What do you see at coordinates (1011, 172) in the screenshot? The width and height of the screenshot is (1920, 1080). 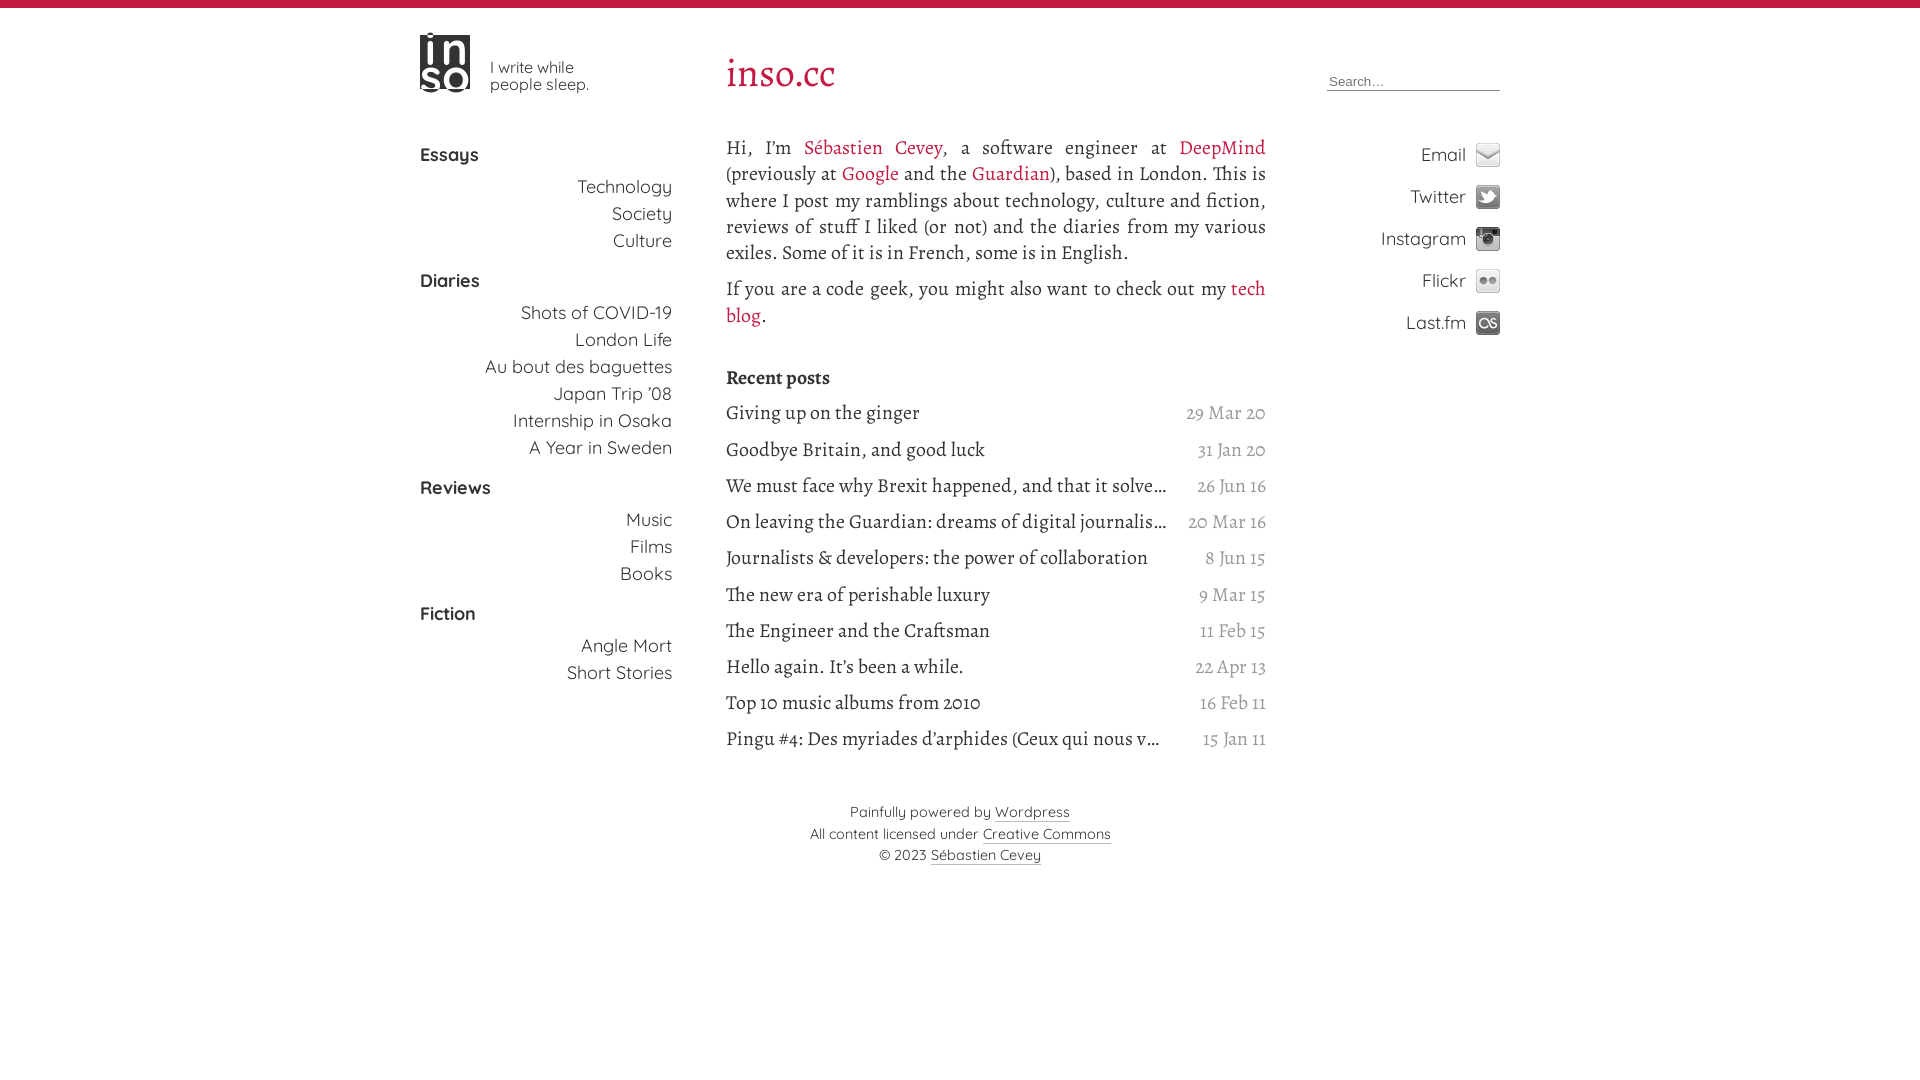 I see `'Guardian'` at bounding box center [1011, 172].